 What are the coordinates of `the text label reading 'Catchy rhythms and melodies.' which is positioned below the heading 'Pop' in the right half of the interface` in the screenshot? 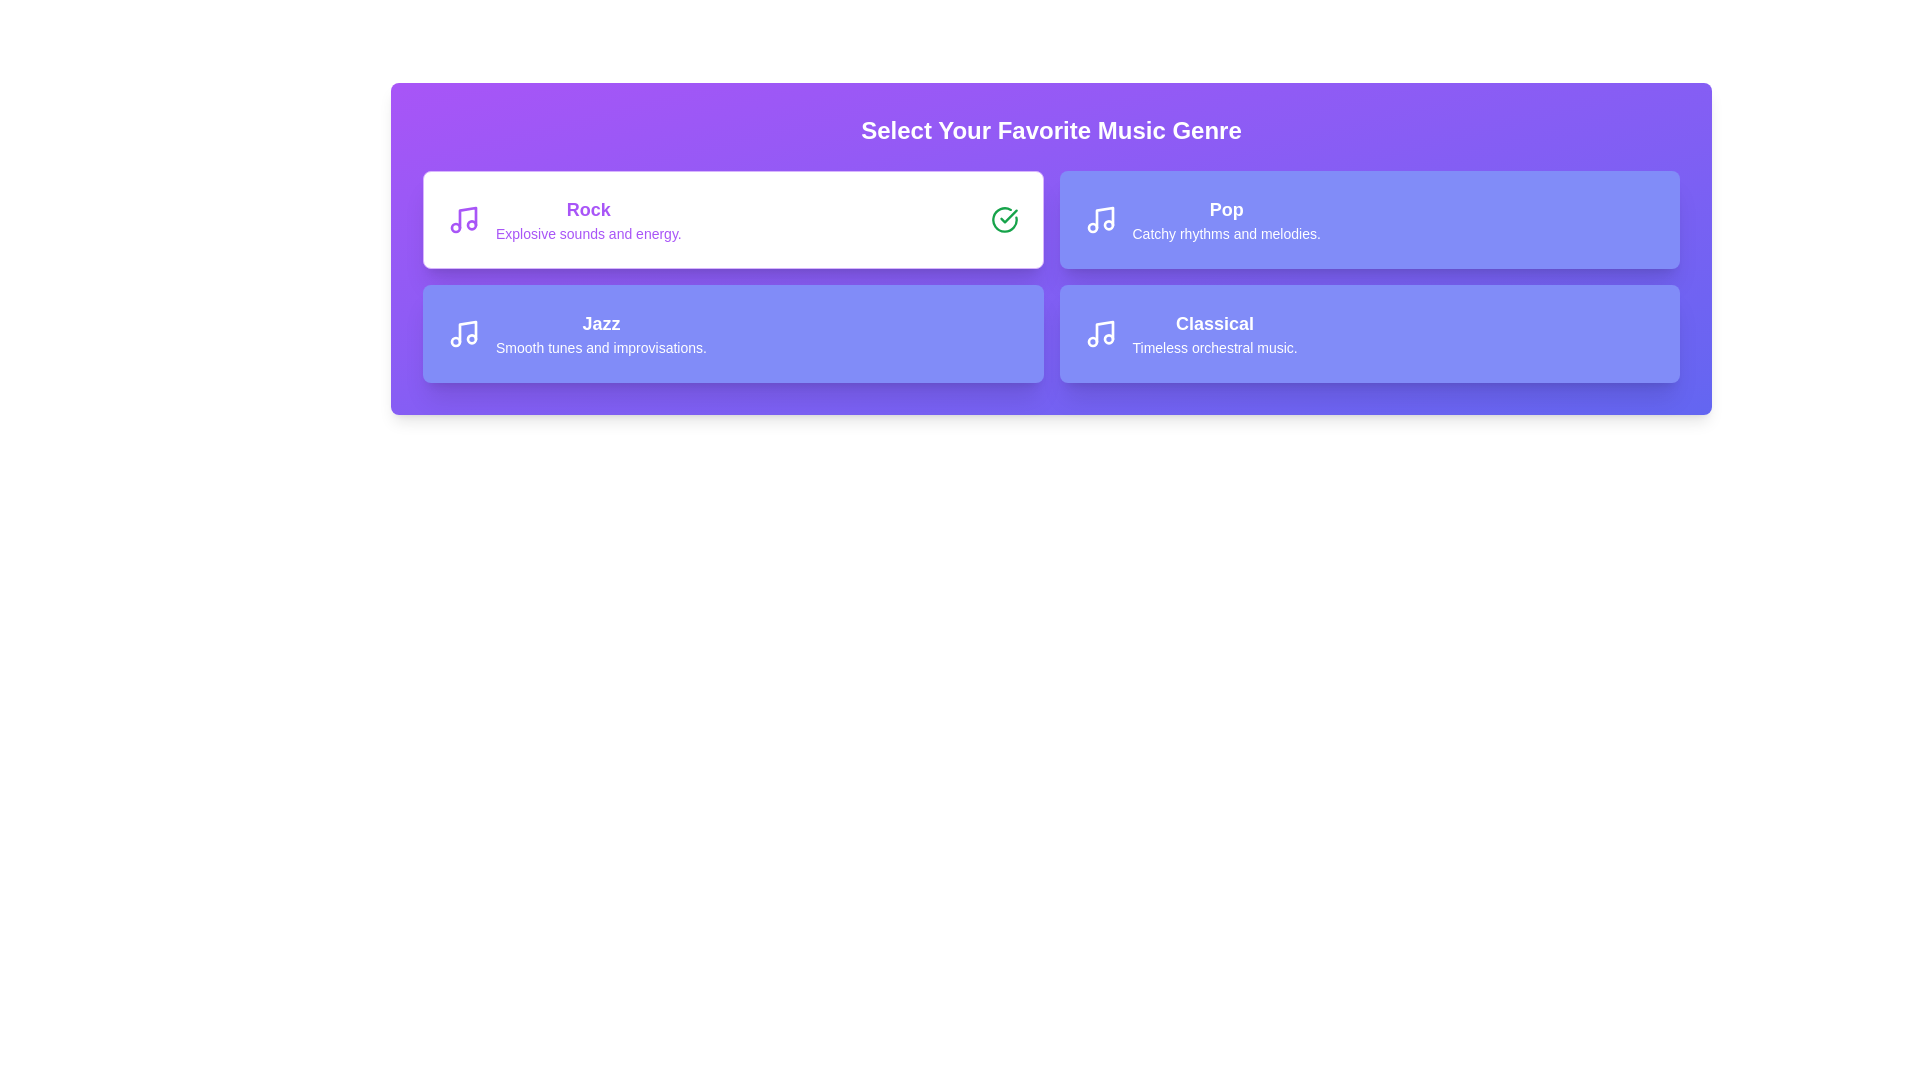 It's located at (1225, 233).